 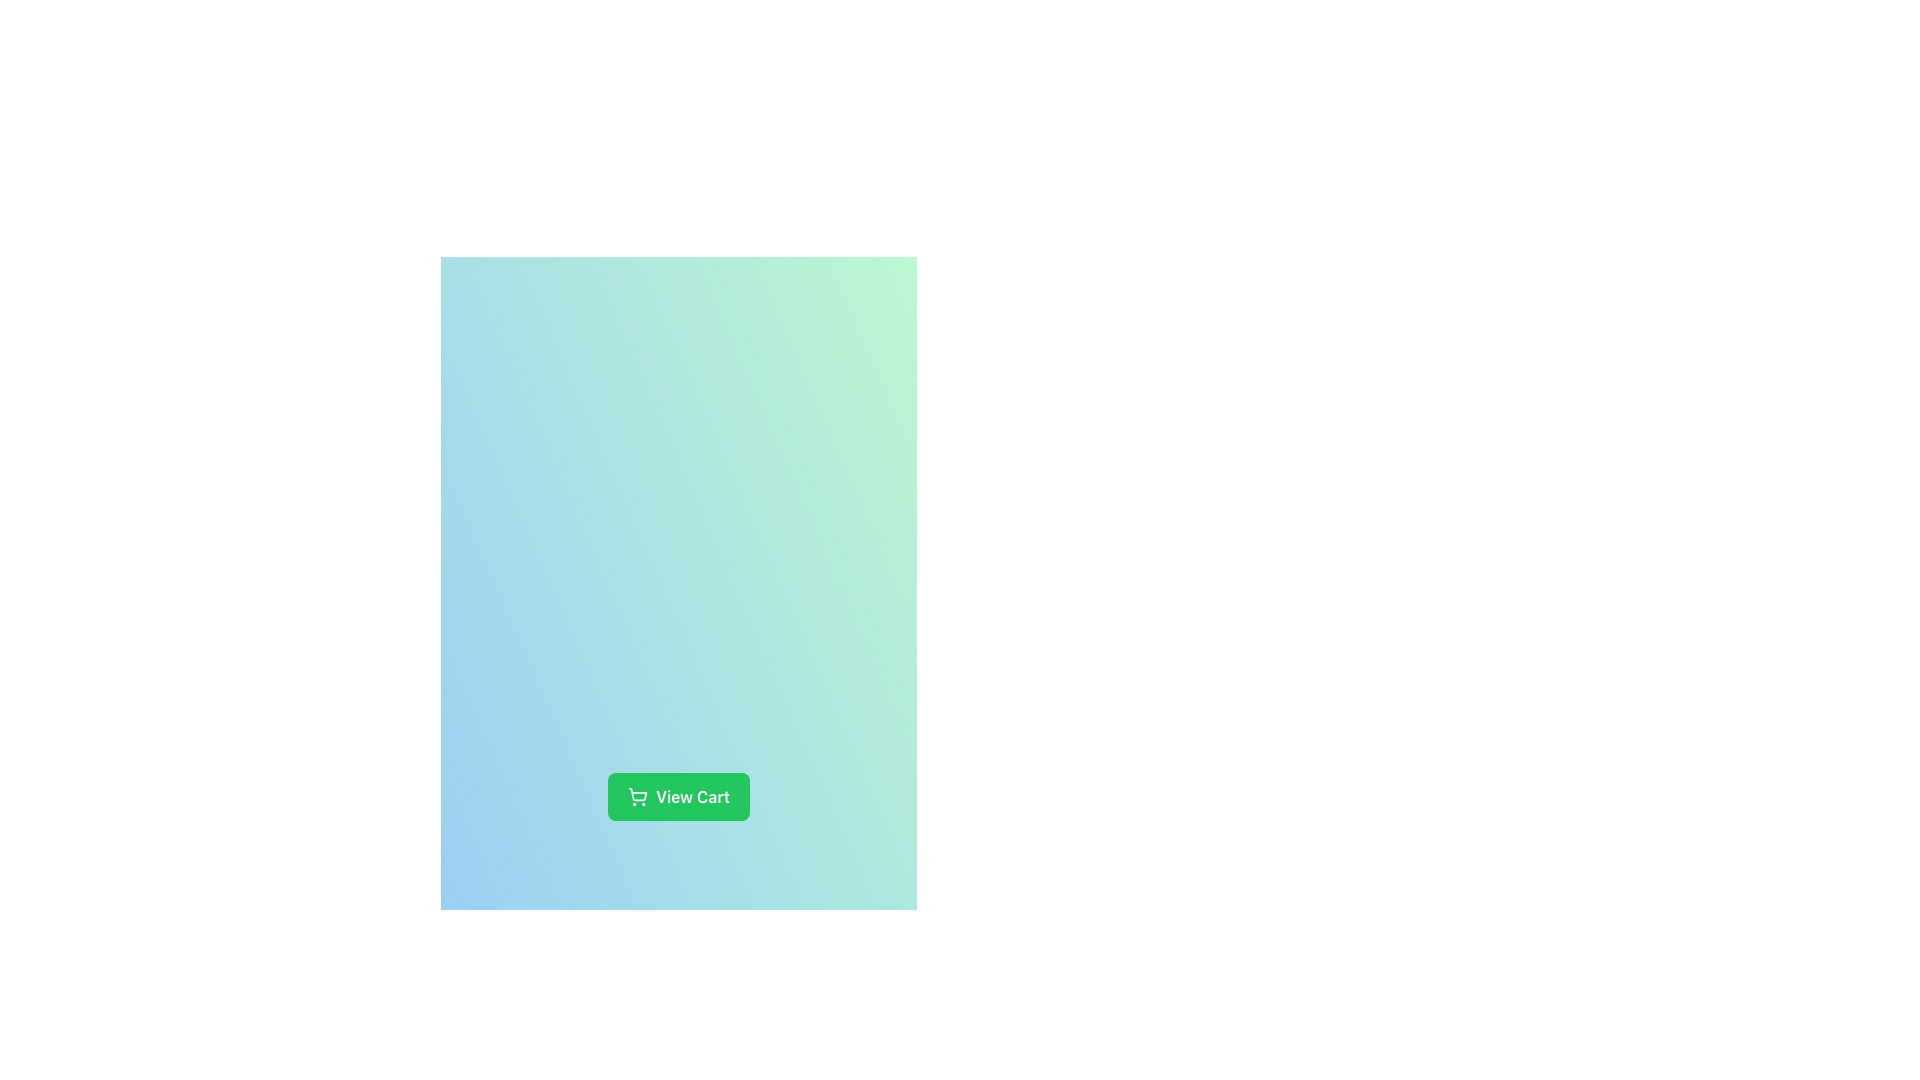 I want to click on the shopping cart icon located on the left side of the green 'View Cart' button in the lower-middle part of the interface, so click(x=637, y=796).